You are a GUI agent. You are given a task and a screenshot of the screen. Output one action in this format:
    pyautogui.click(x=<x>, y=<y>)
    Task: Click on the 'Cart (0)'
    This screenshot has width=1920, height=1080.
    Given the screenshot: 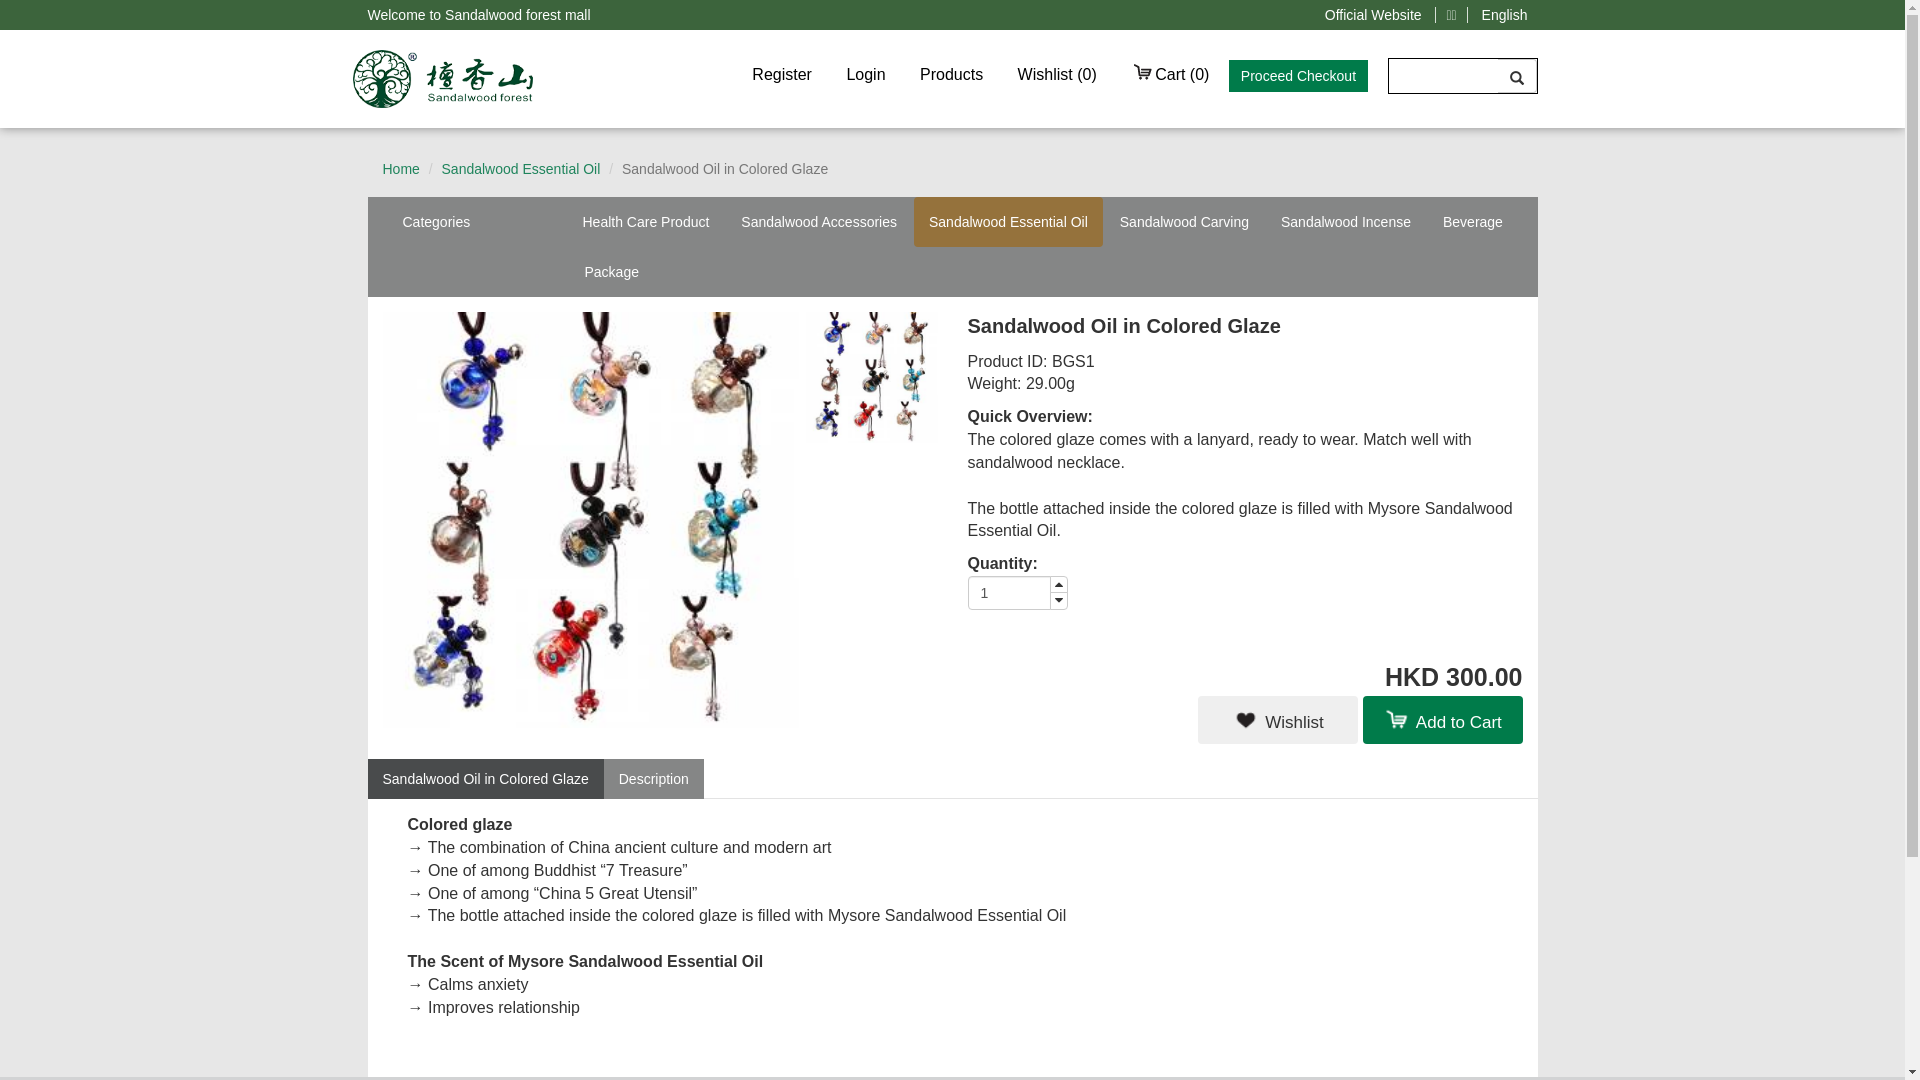 What is the action you would take?
    pyautogui.click(x=1115, y=73)
    